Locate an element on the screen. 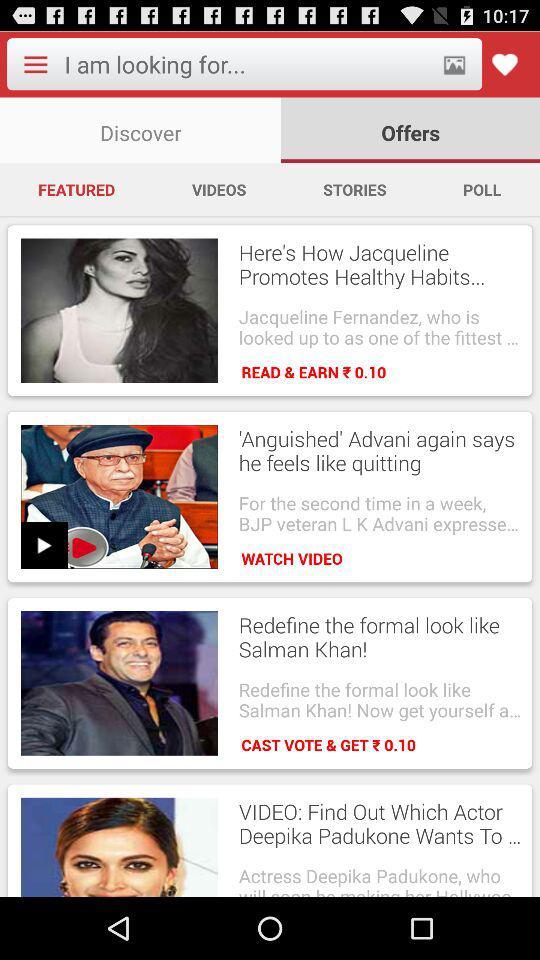 The image size is (540, 960). the app to the right of the featured item is located at coordinates (218, 189).